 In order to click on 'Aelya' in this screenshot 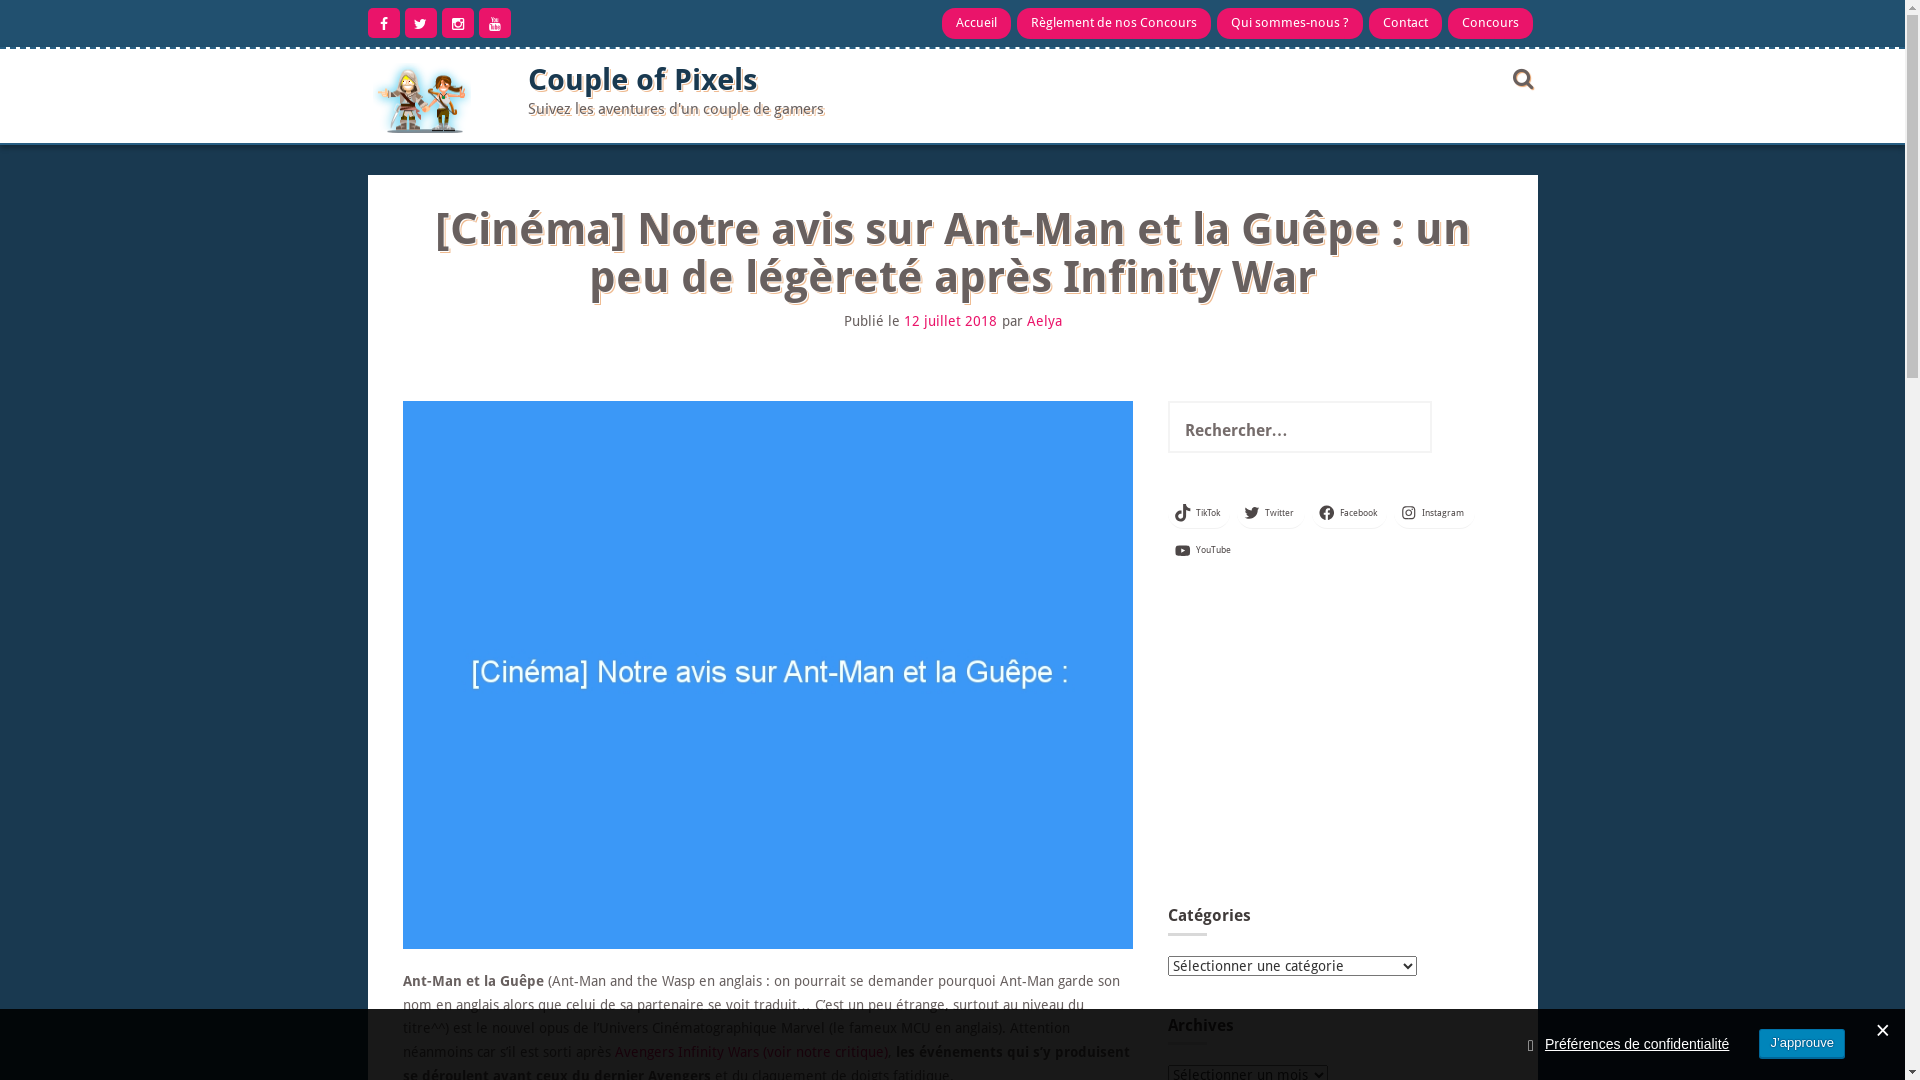, I will do `click(1042, 319)`.